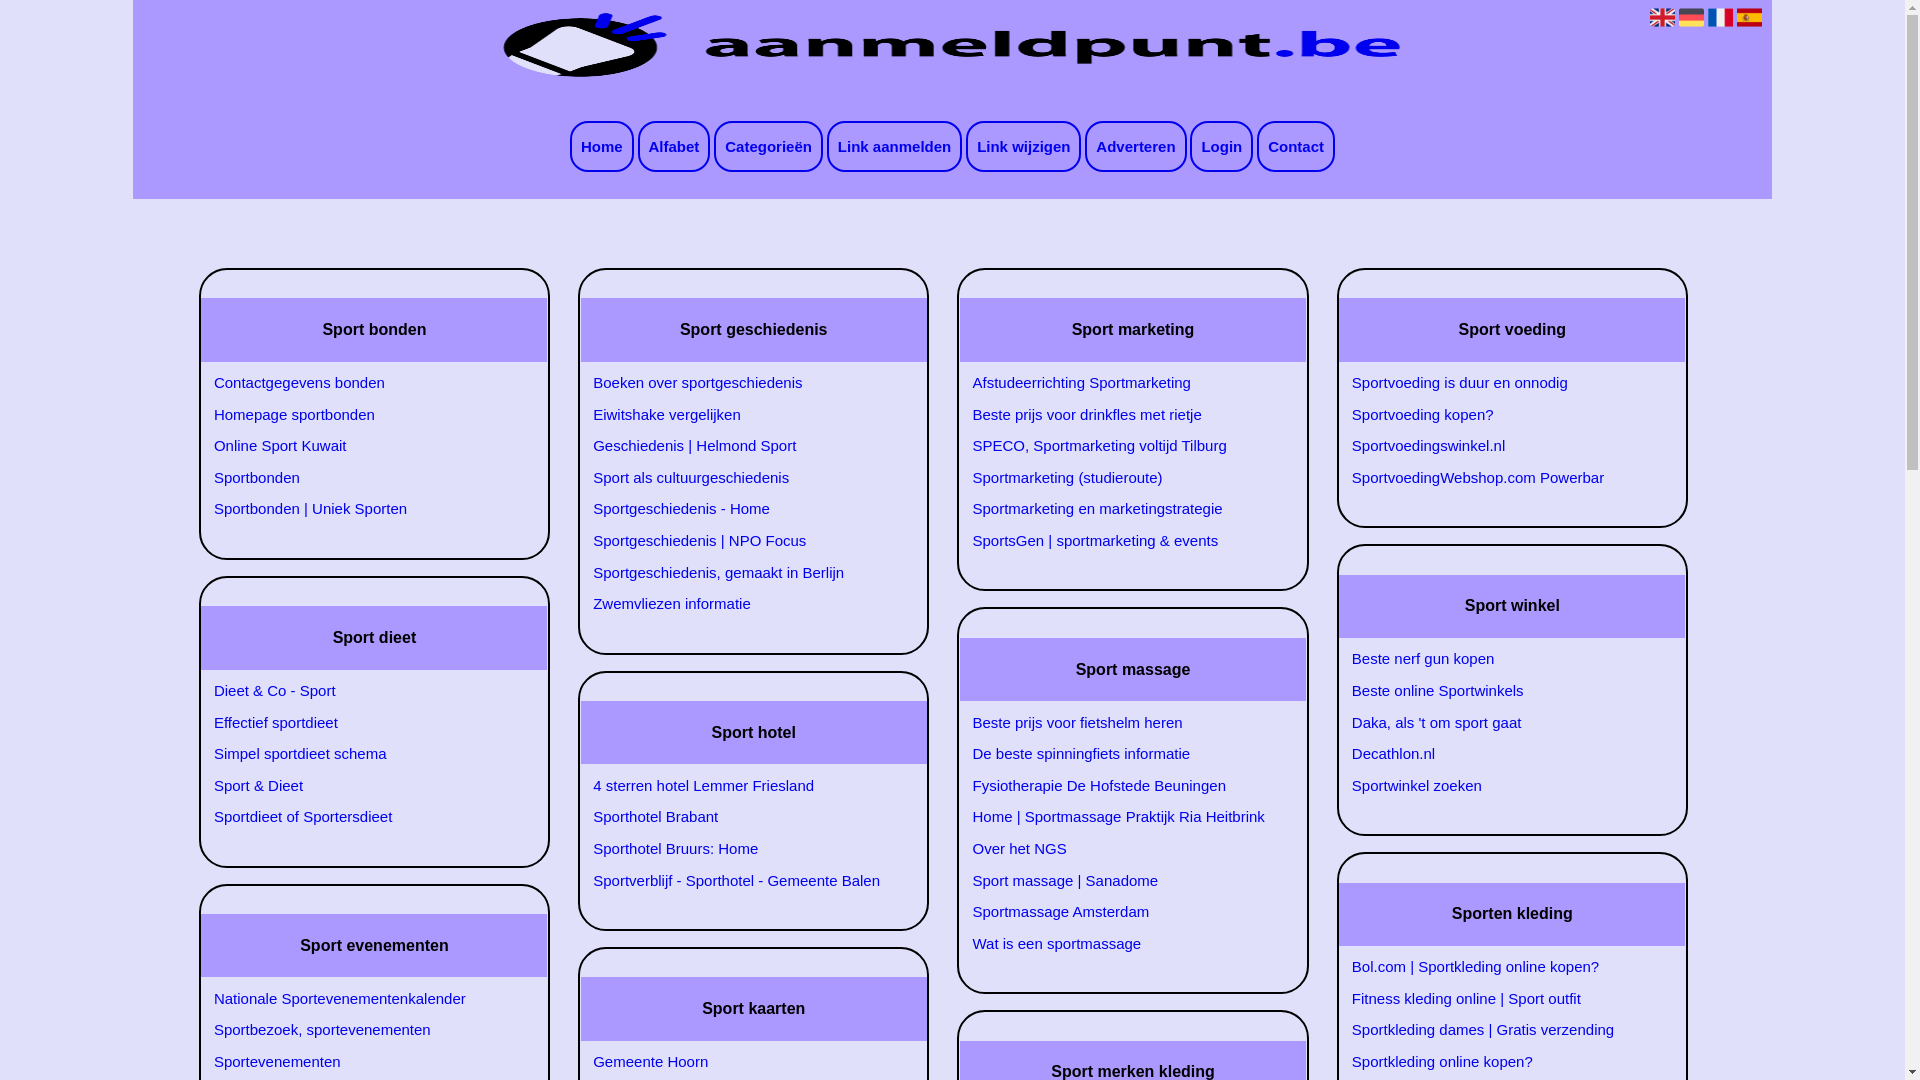  I want to click on 'Sportmassage Amsterdam', so click(1121, 911).